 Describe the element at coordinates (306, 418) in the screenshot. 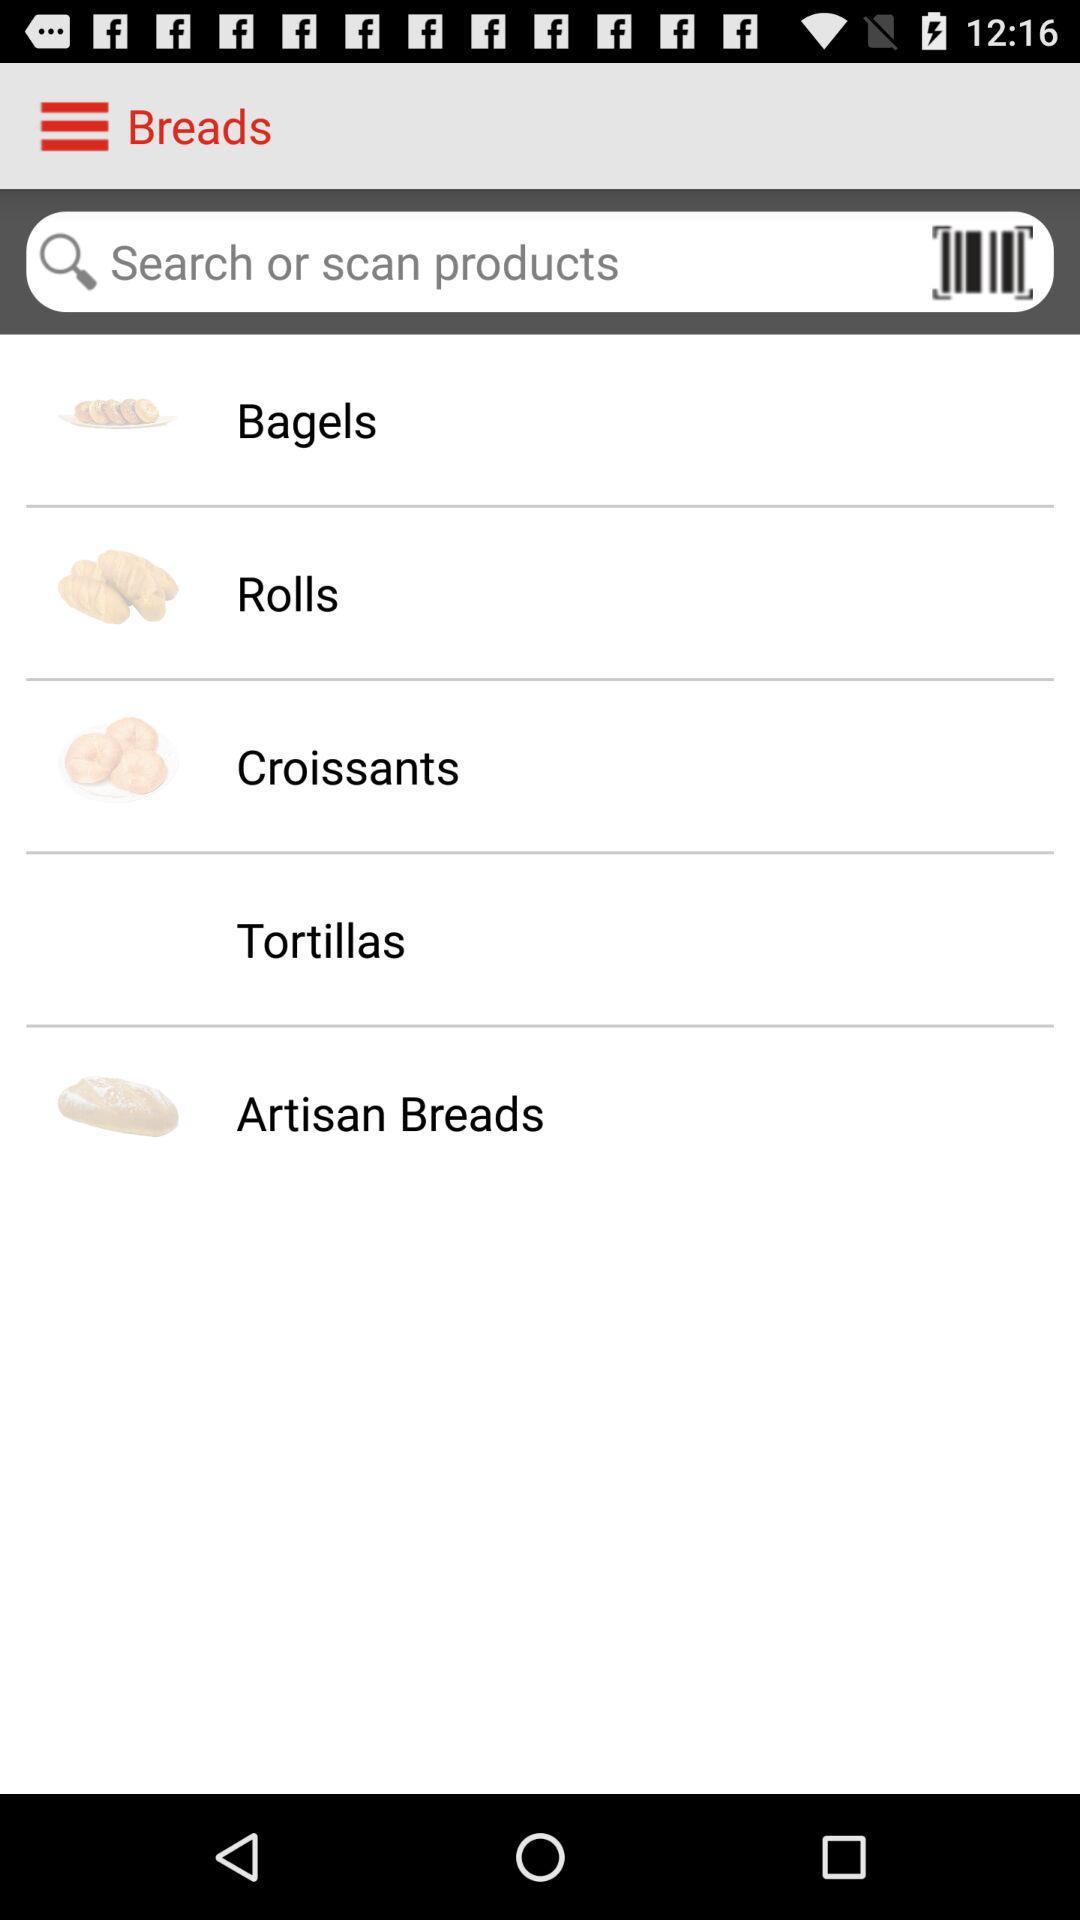

I see `the app above the rolls` at that location.